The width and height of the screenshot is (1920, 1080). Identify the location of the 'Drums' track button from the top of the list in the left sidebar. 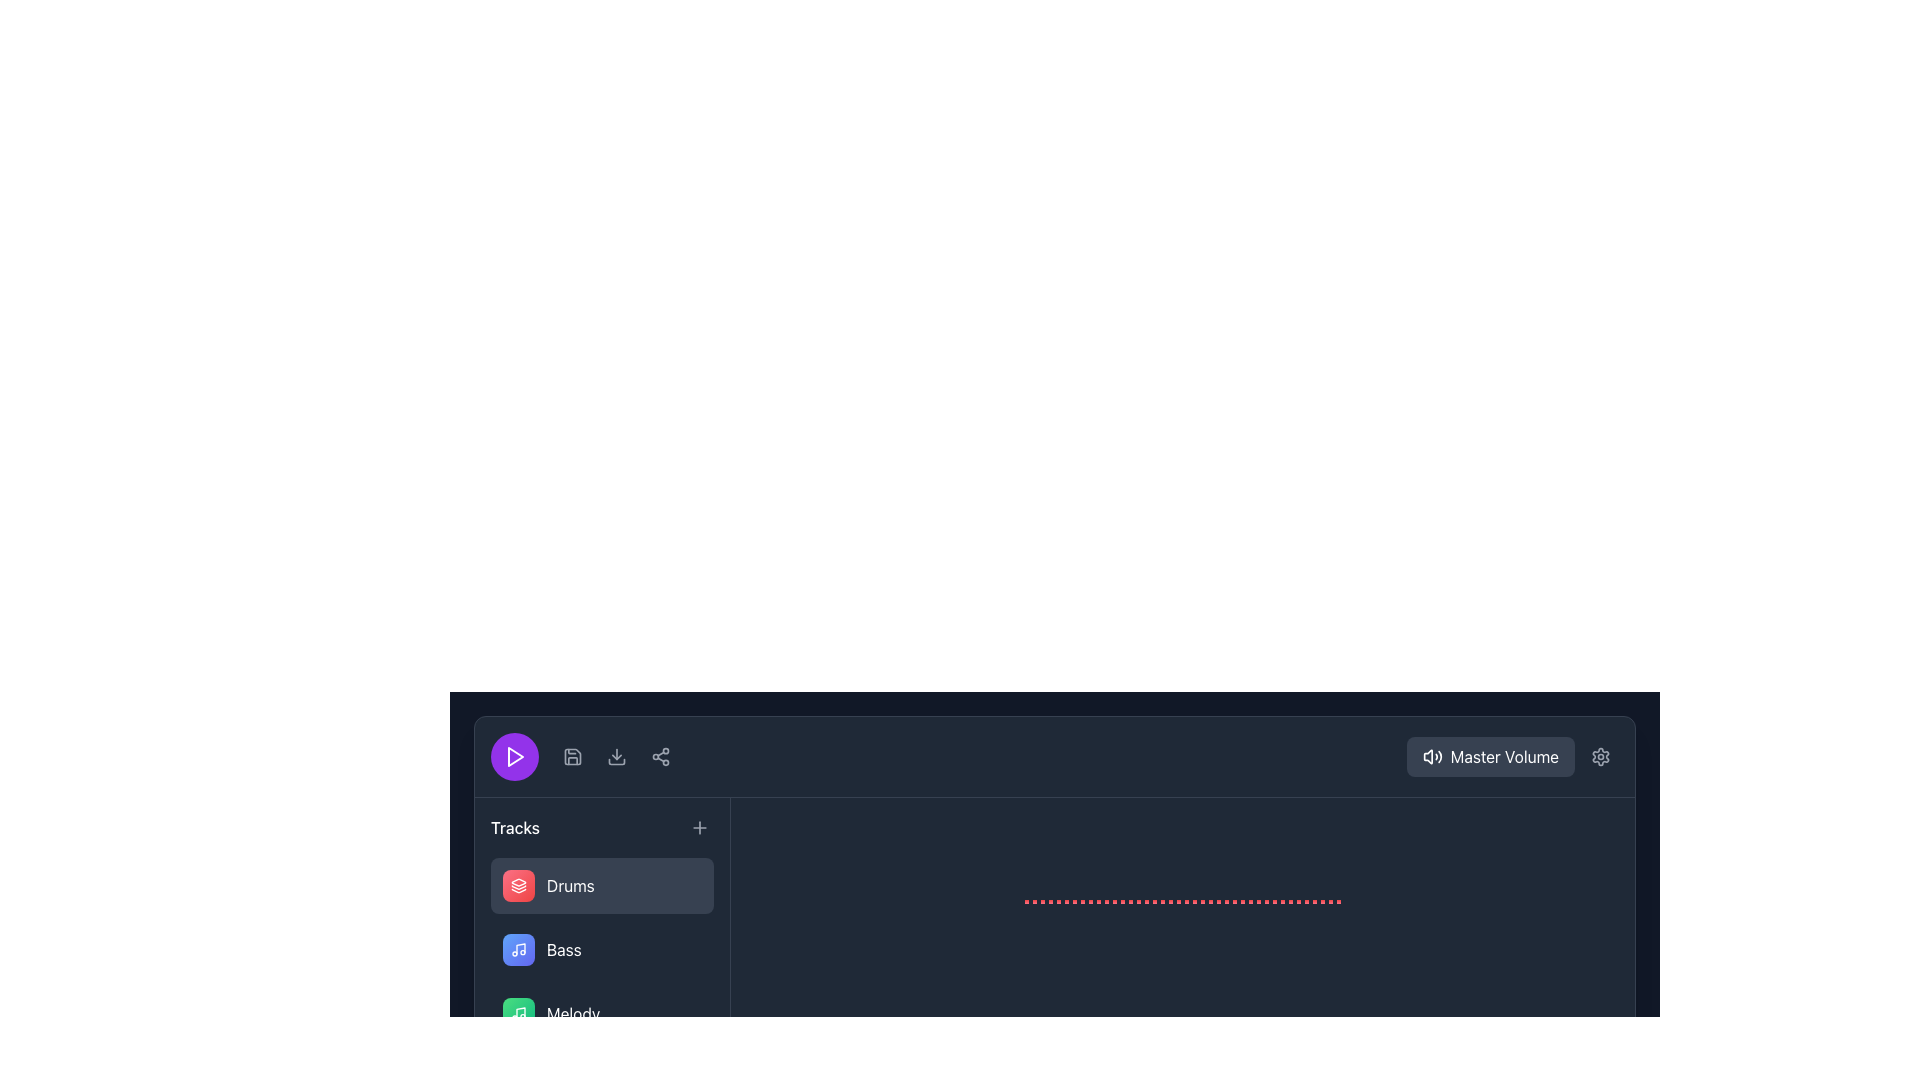
(601, 885).